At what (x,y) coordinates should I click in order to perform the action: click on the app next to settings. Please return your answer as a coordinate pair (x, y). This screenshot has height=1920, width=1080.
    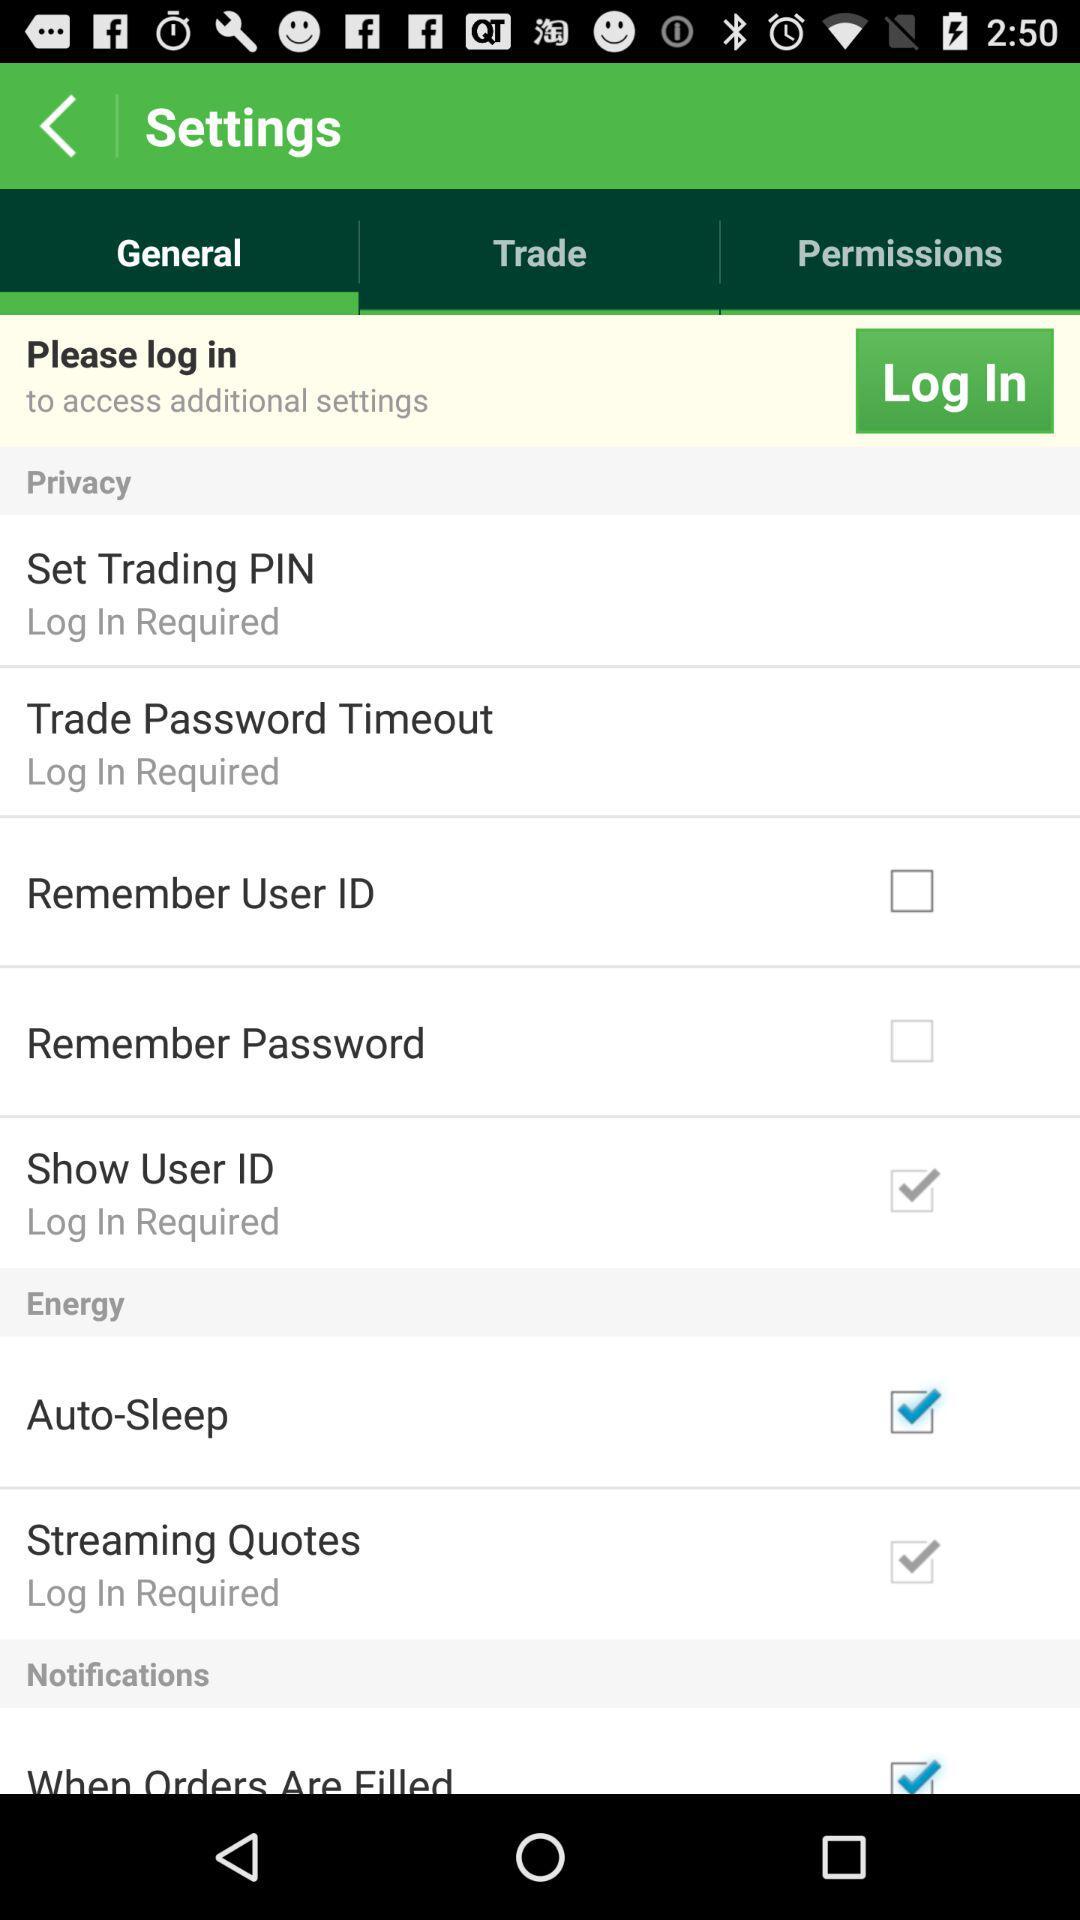
    Looking at the image, I should click on (56, 124).